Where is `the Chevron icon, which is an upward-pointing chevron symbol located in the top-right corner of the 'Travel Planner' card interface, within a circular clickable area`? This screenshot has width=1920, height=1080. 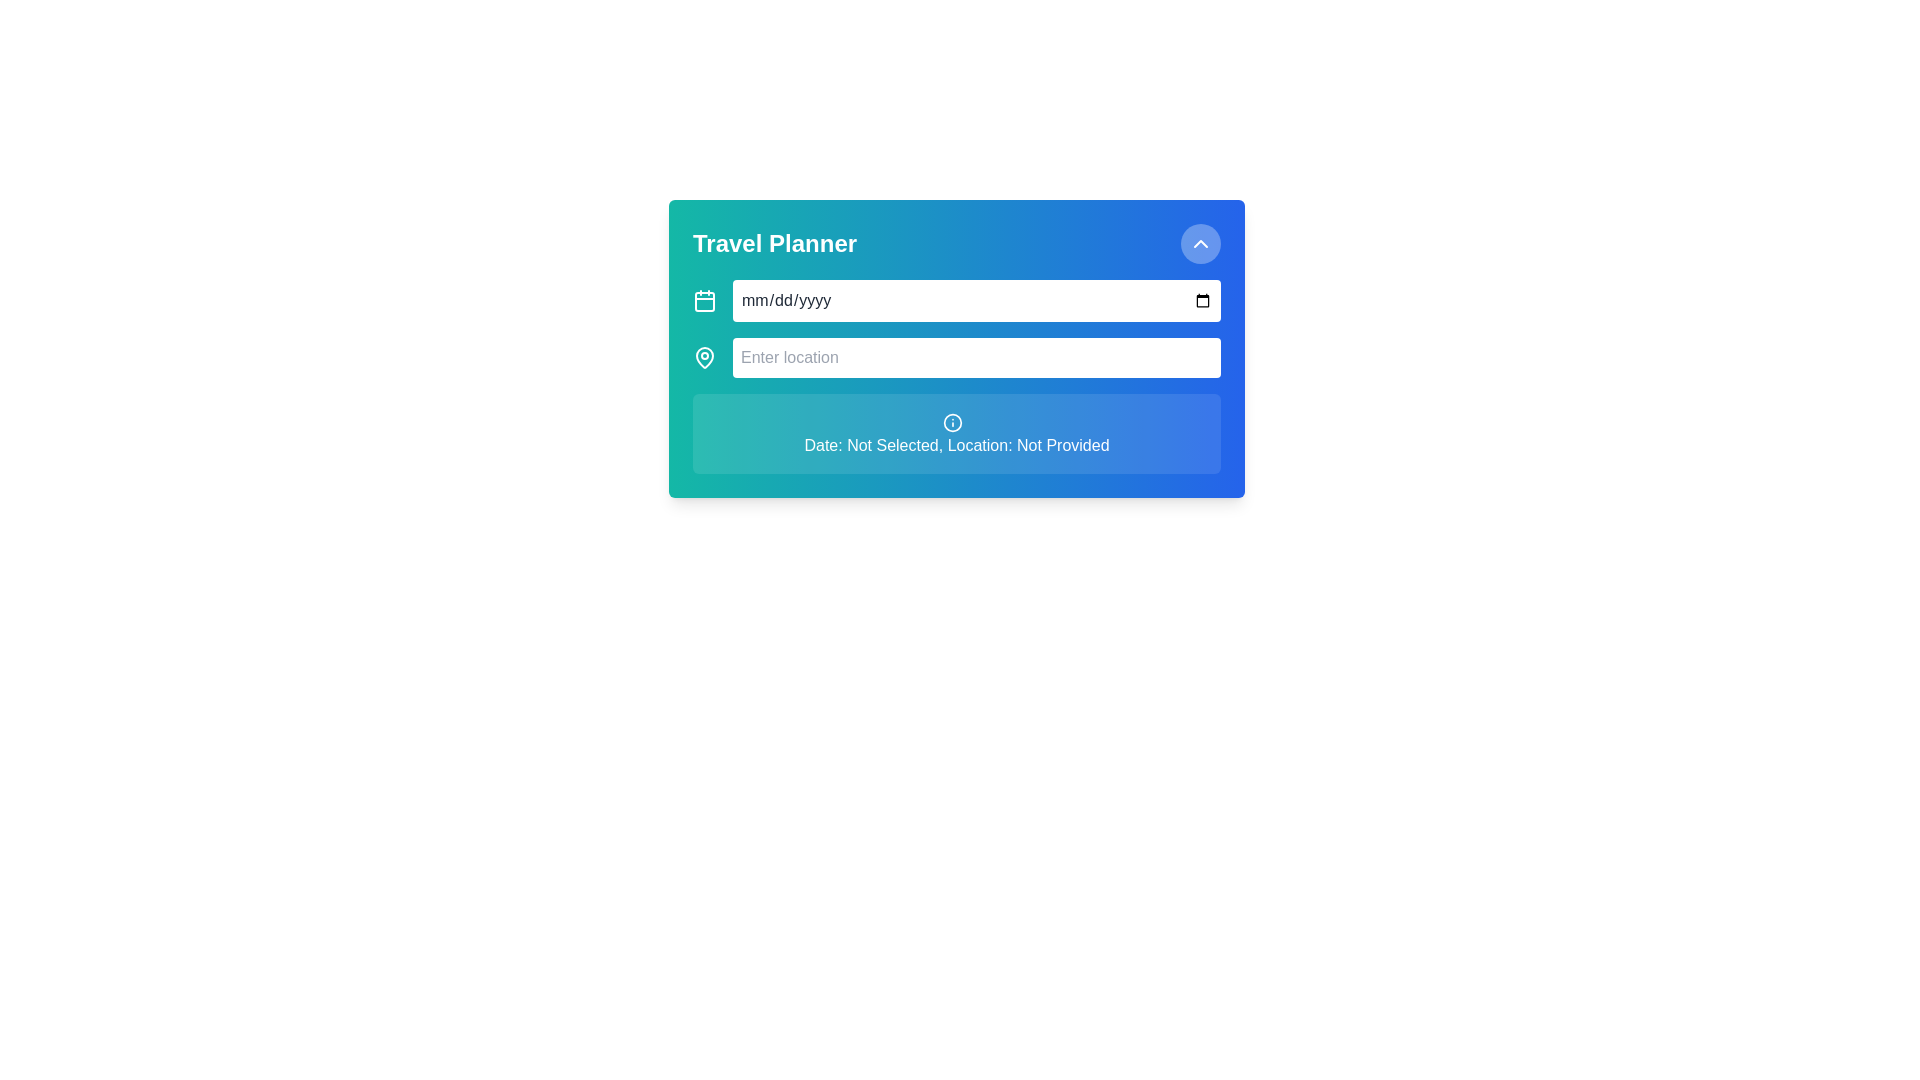 the Chevron icon, which is an upward-pointing chevron symbol located in the top-right corner of the 'Travel Planner' card interface, within a circular clickable area is located at coordinates (1200, 242).